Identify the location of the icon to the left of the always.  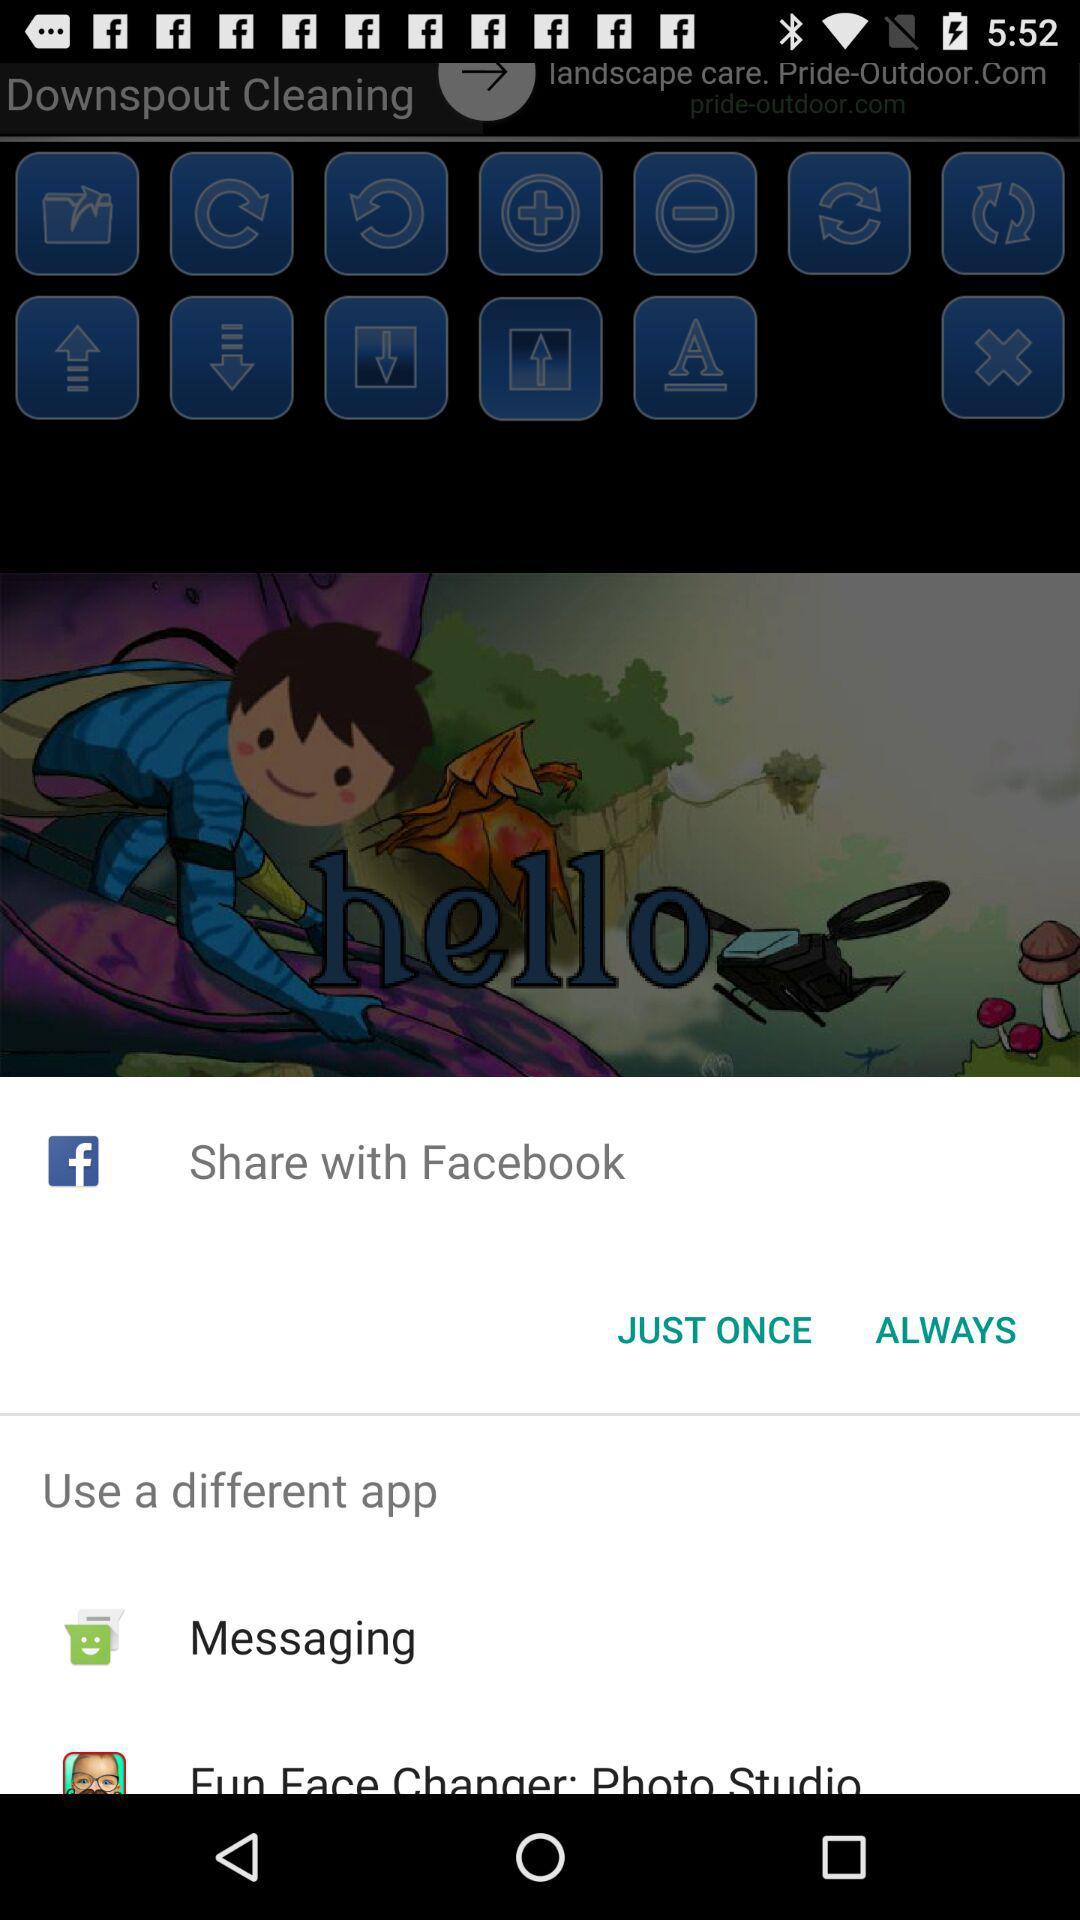
(713, 1329).